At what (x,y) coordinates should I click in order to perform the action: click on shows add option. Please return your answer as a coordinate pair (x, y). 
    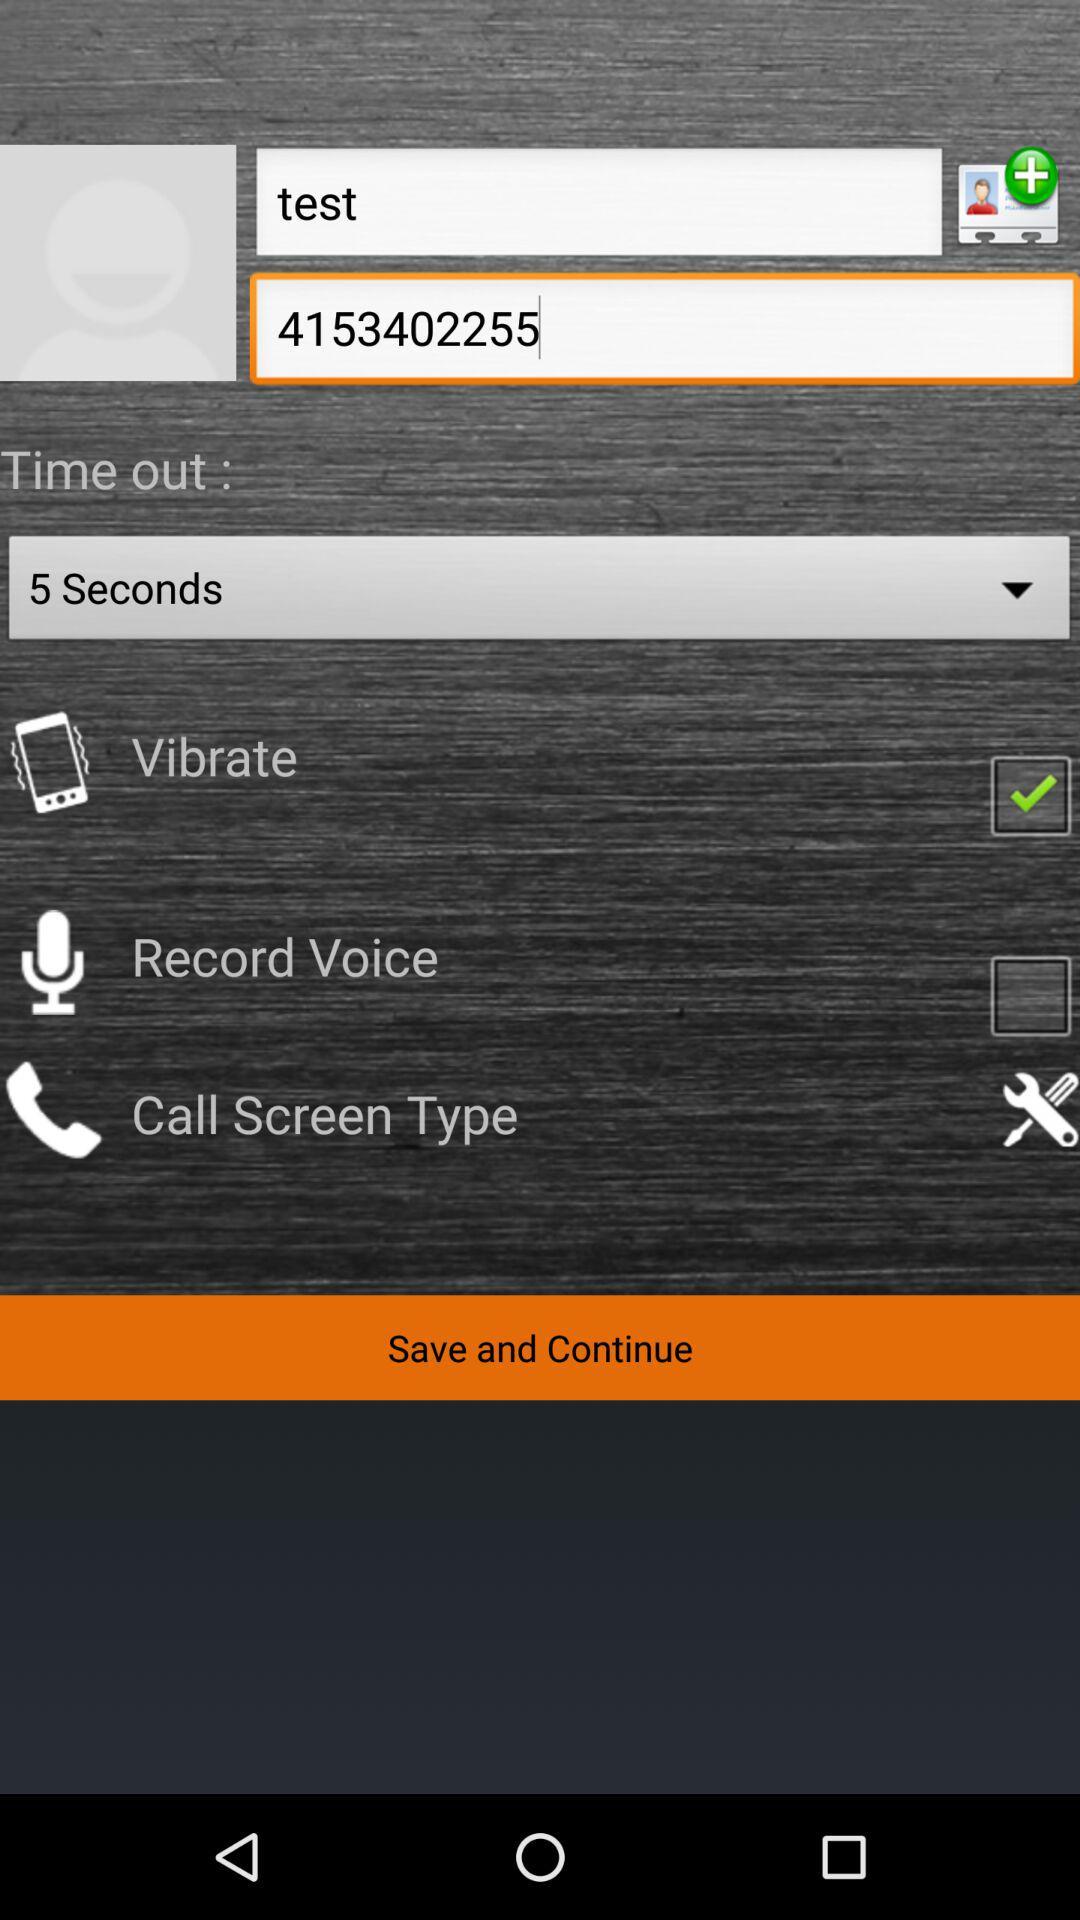
    Looking at the image, I should click on (1008, 197).